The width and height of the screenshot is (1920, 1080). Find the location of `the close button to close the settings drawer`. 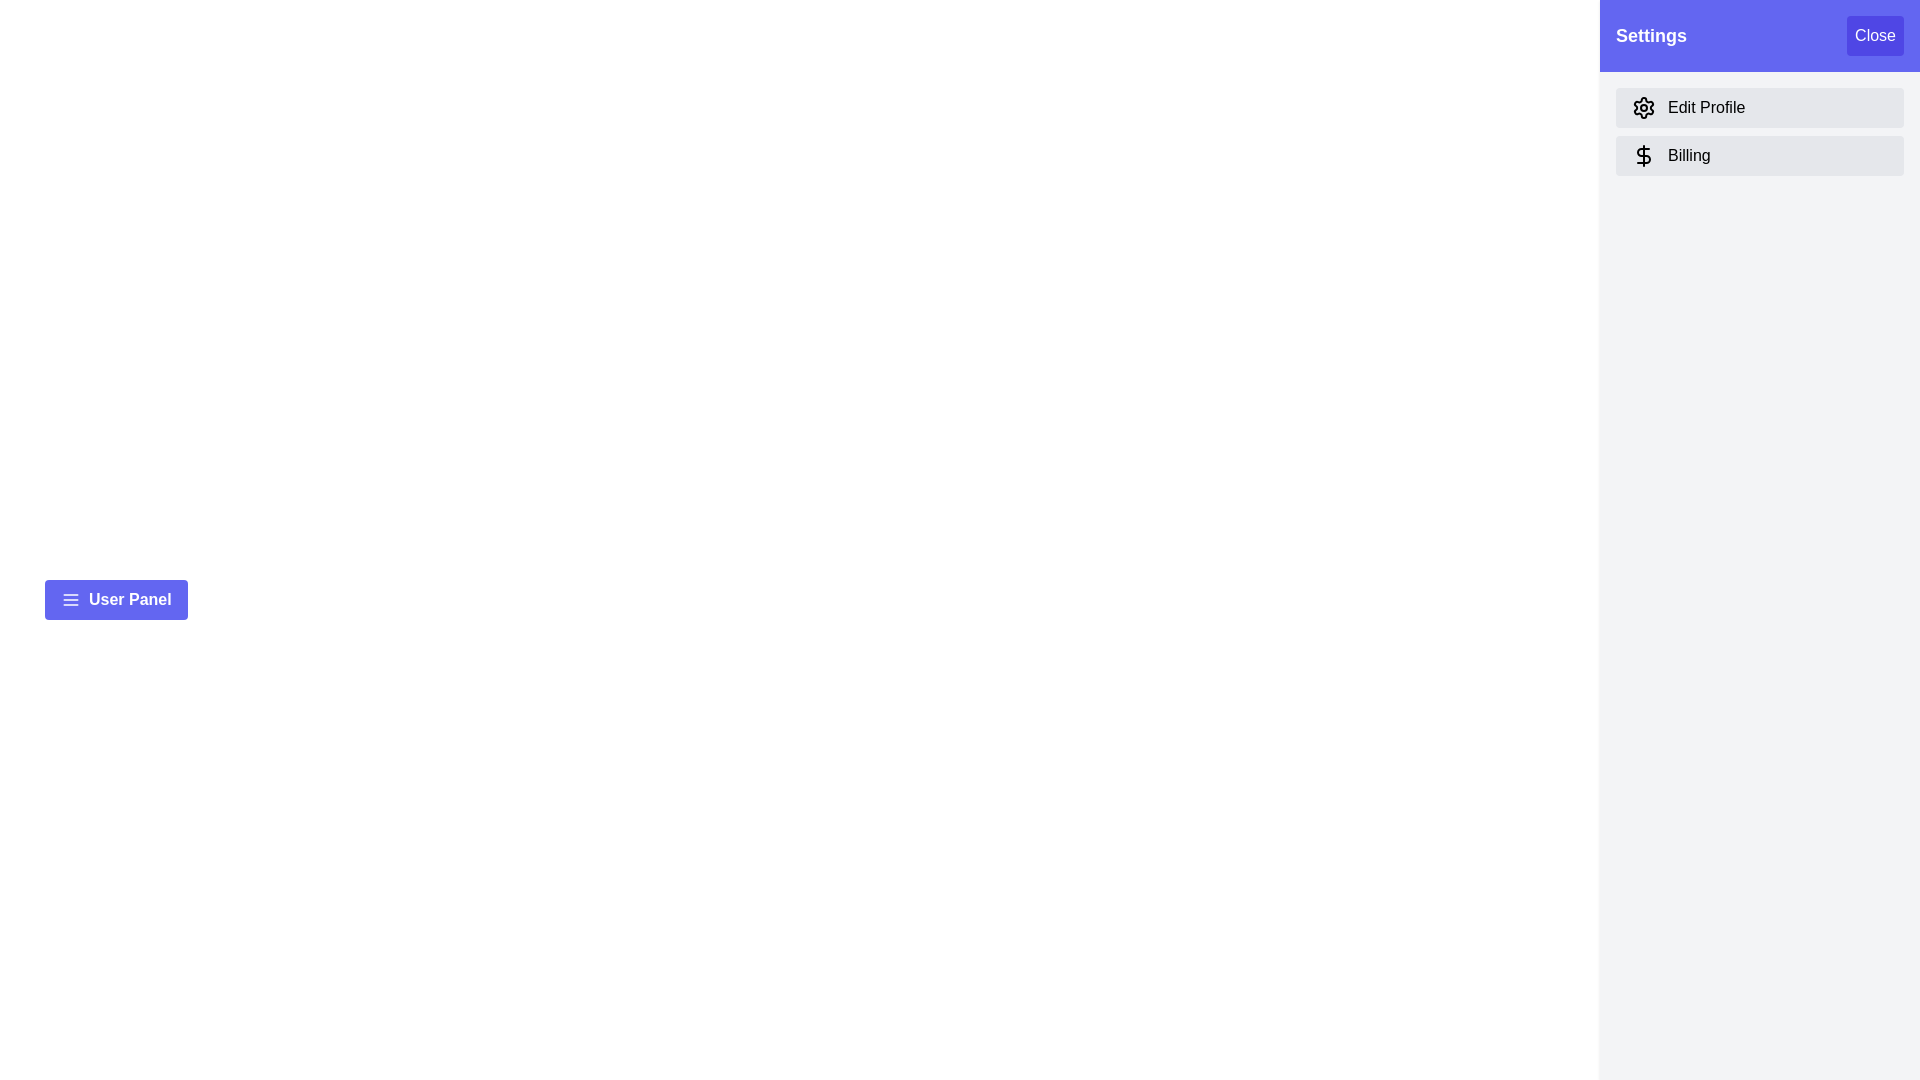

the close button to close the settings drawer is located at coordinates (1874, 35).